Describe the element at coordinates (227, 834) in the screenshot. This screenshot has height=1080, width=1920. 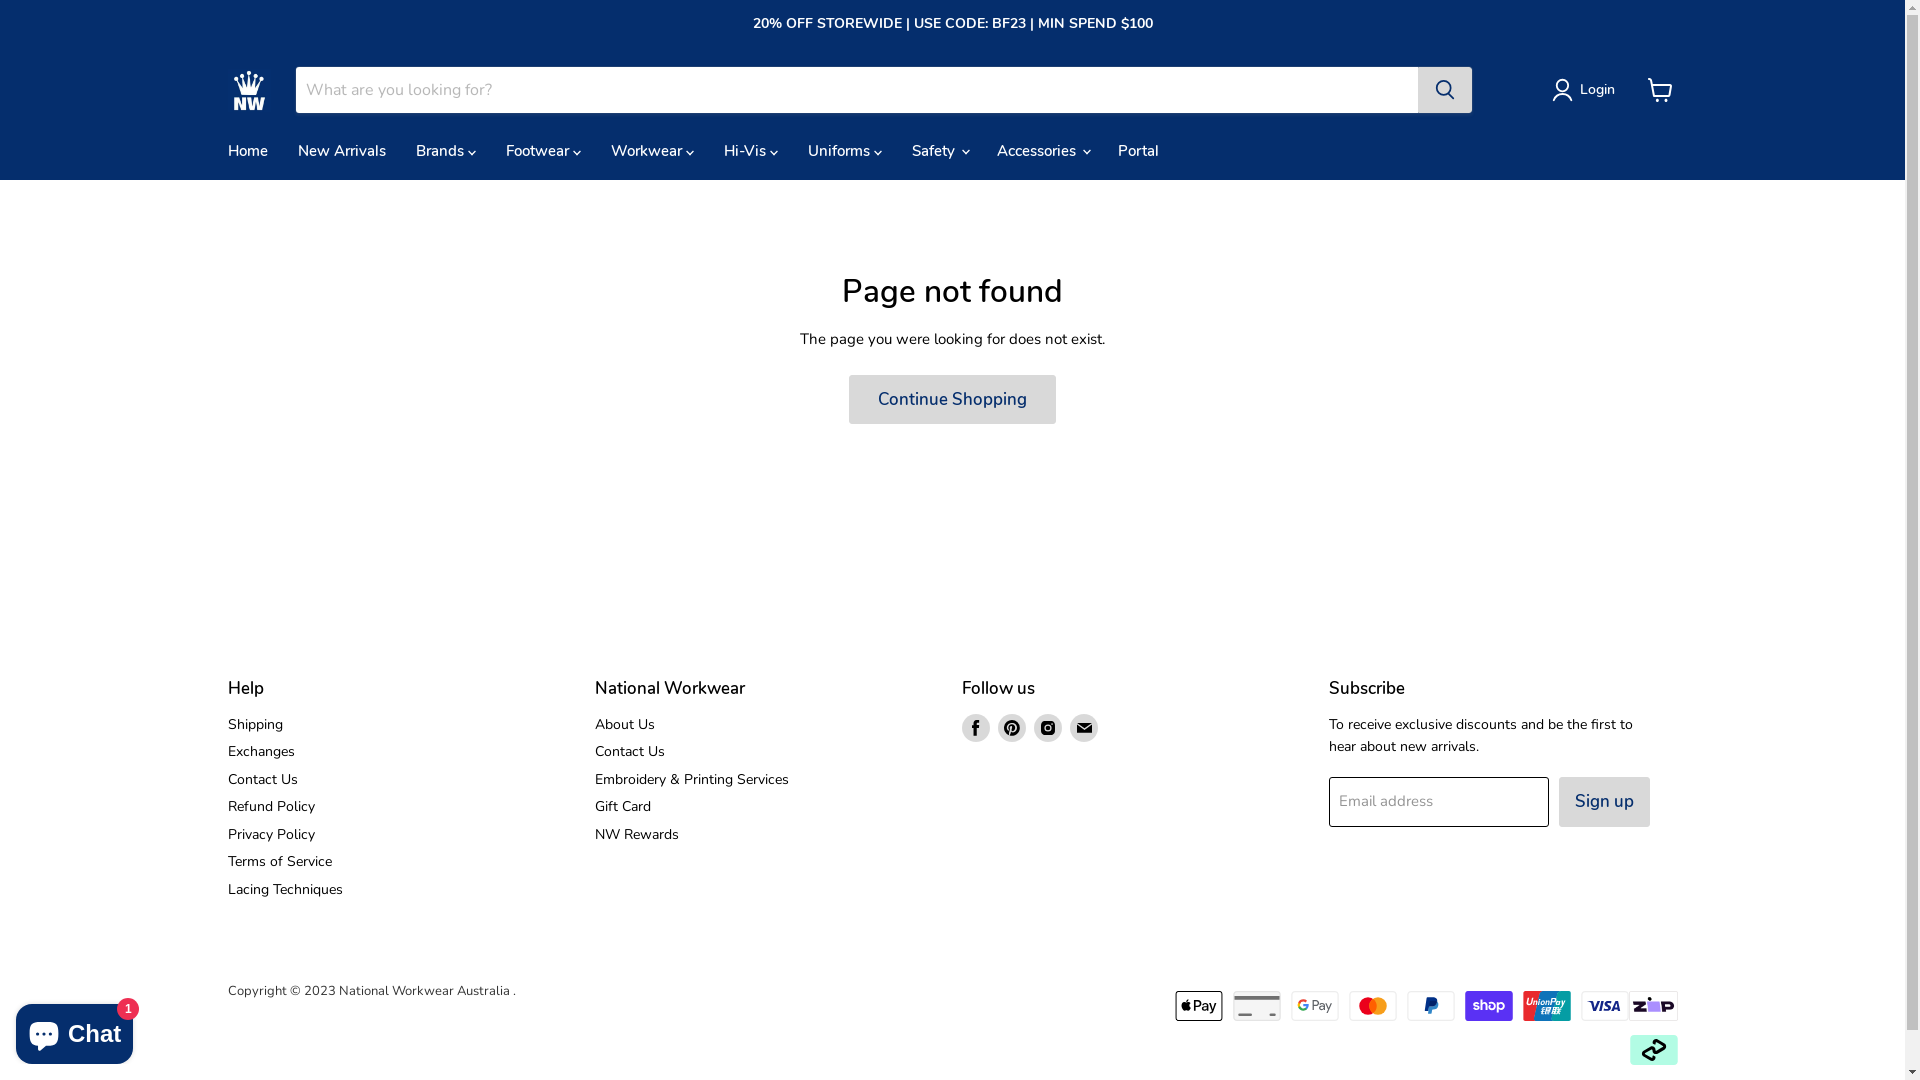
I see `'Privacy Policy'` at that location.